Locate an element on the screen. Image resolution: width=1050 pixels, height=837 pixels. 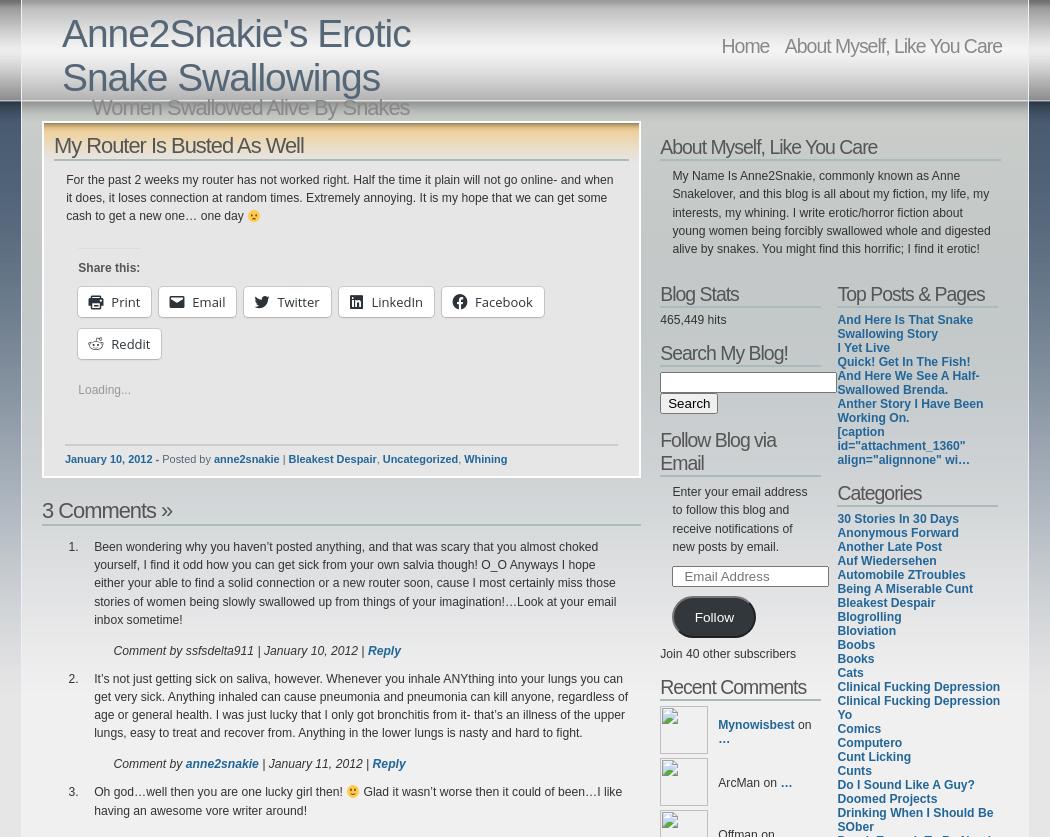
'Facebook' is located at coordinates (502, 300).